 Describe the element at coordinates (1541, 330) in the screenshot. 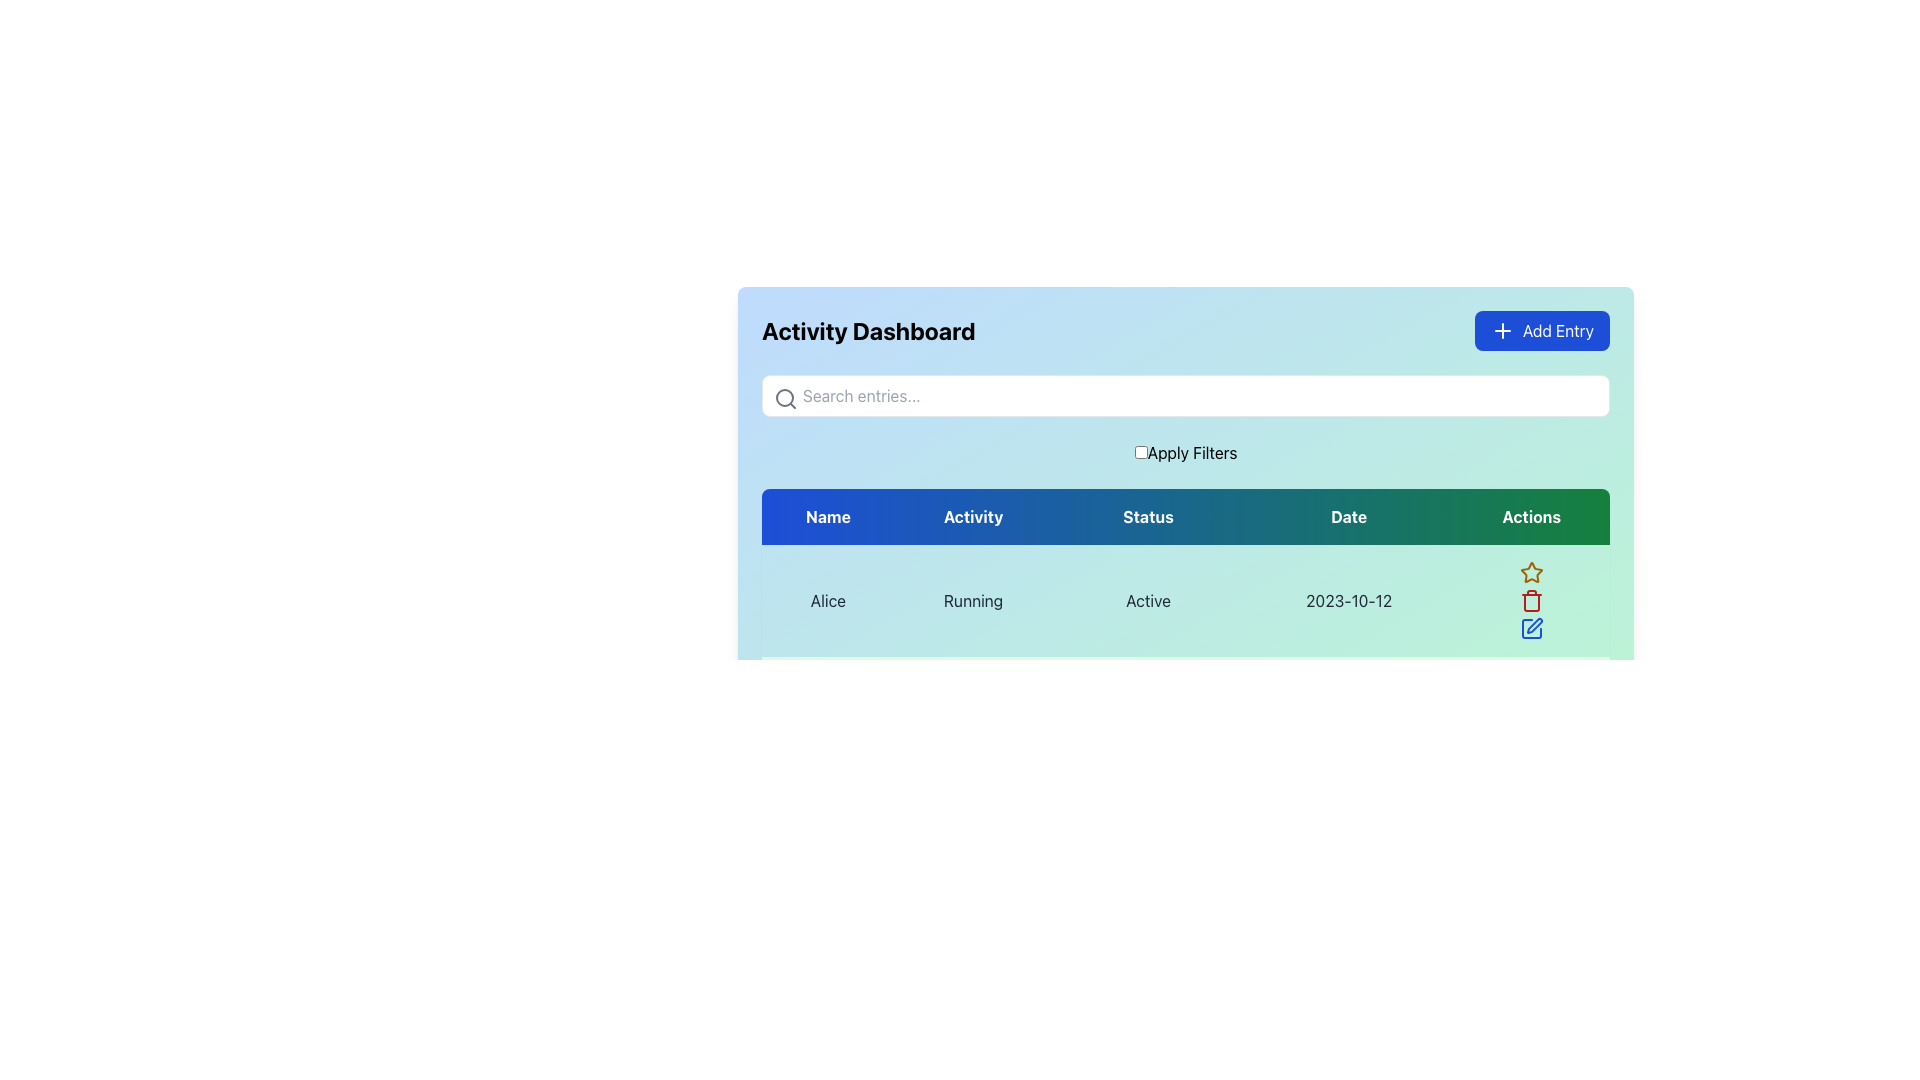

I see `the 'Add New Entry' button located in the upper right corner of the Activity Dashboard` at that location.